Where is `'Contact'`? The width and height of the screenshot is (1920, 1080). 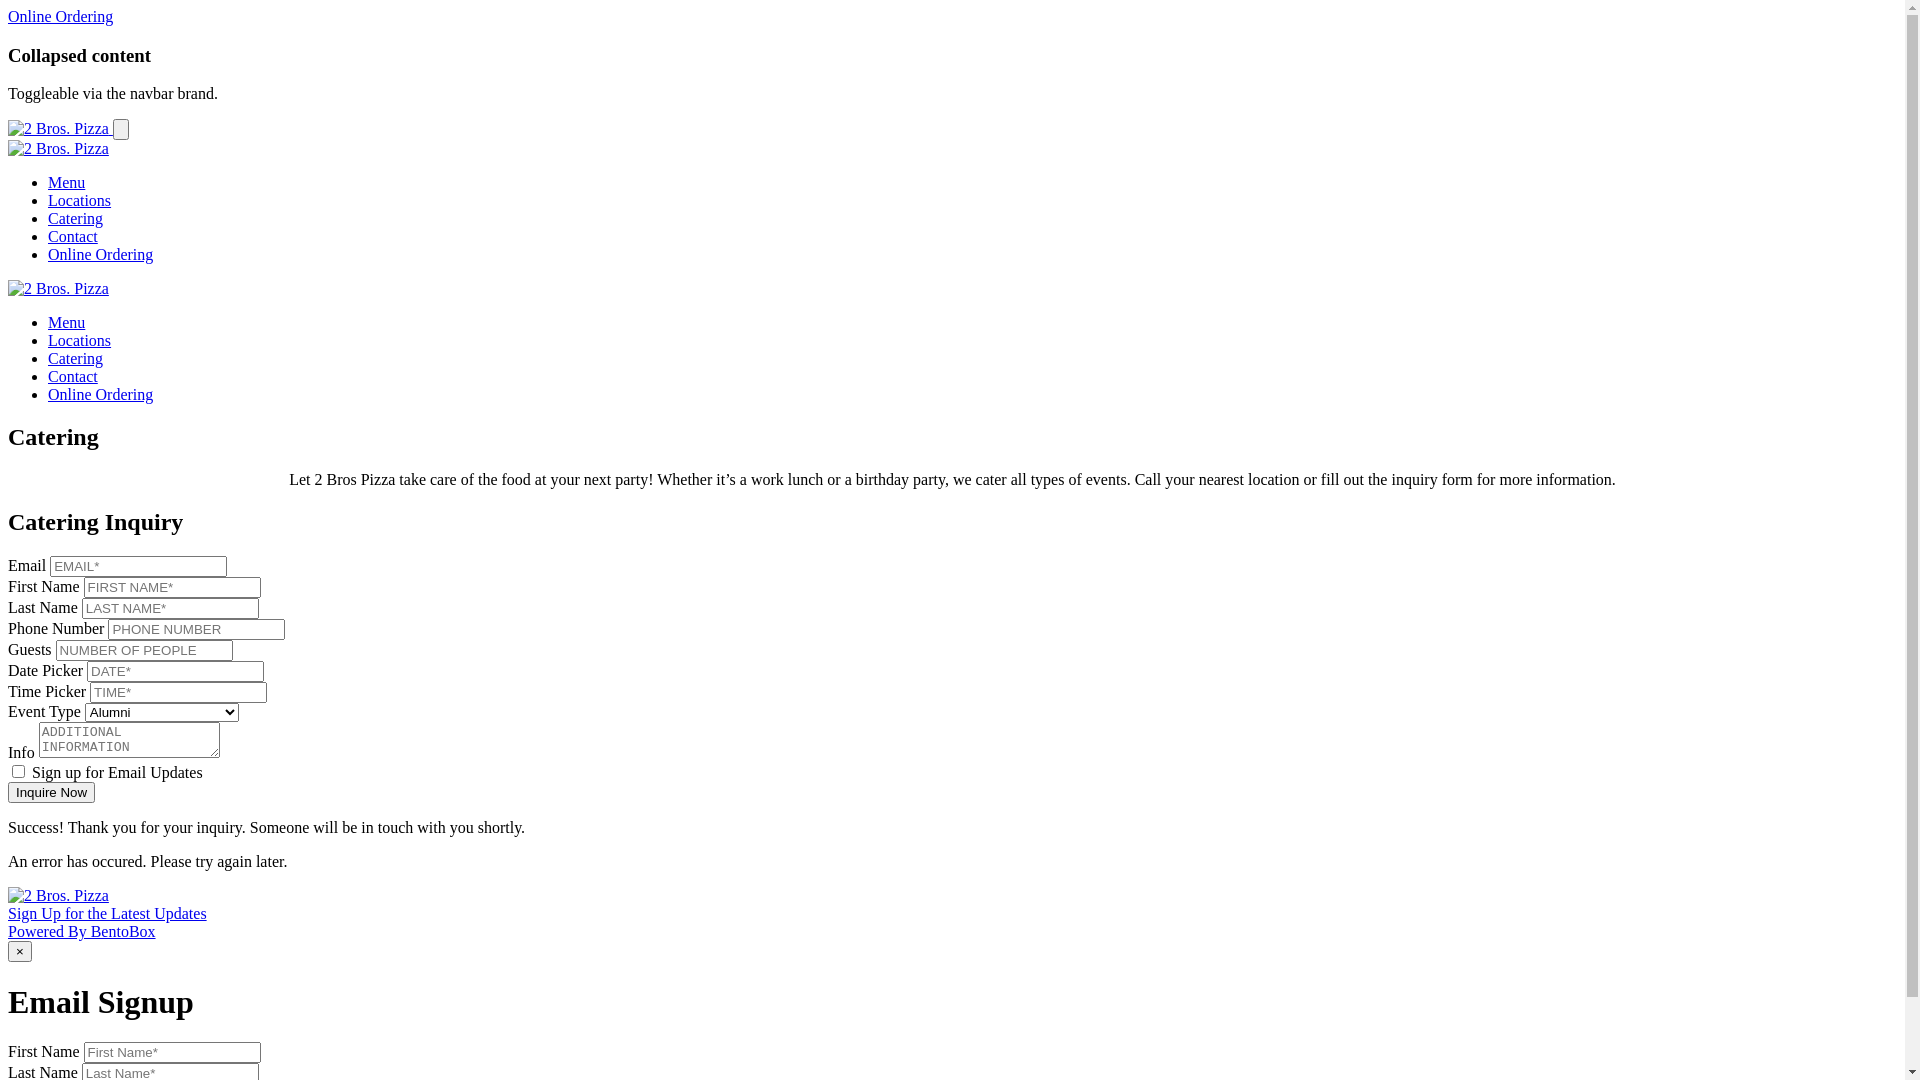 'Contact' is located at coordinates (72, 235).